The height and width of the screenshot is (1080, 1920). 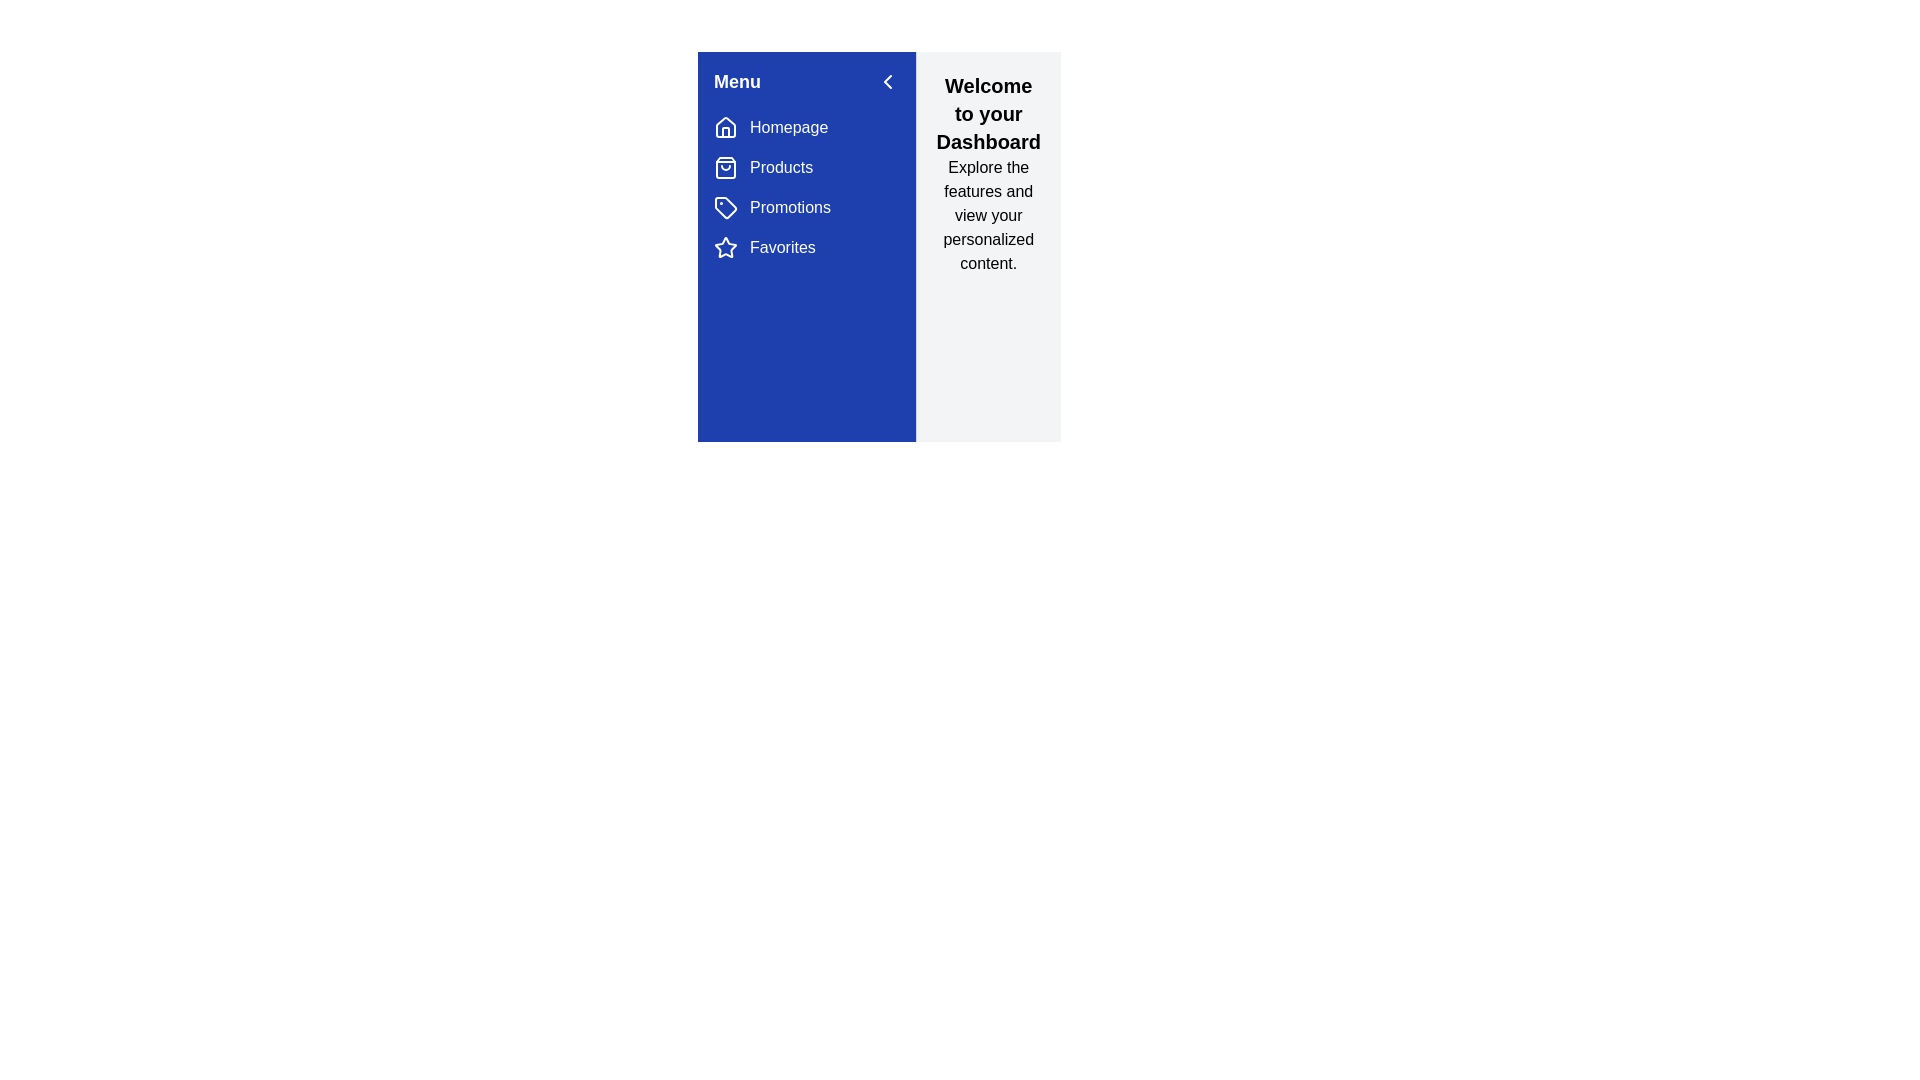 I want to click on the navigation menu item corresponding to Products, so click(x=724, y=167).